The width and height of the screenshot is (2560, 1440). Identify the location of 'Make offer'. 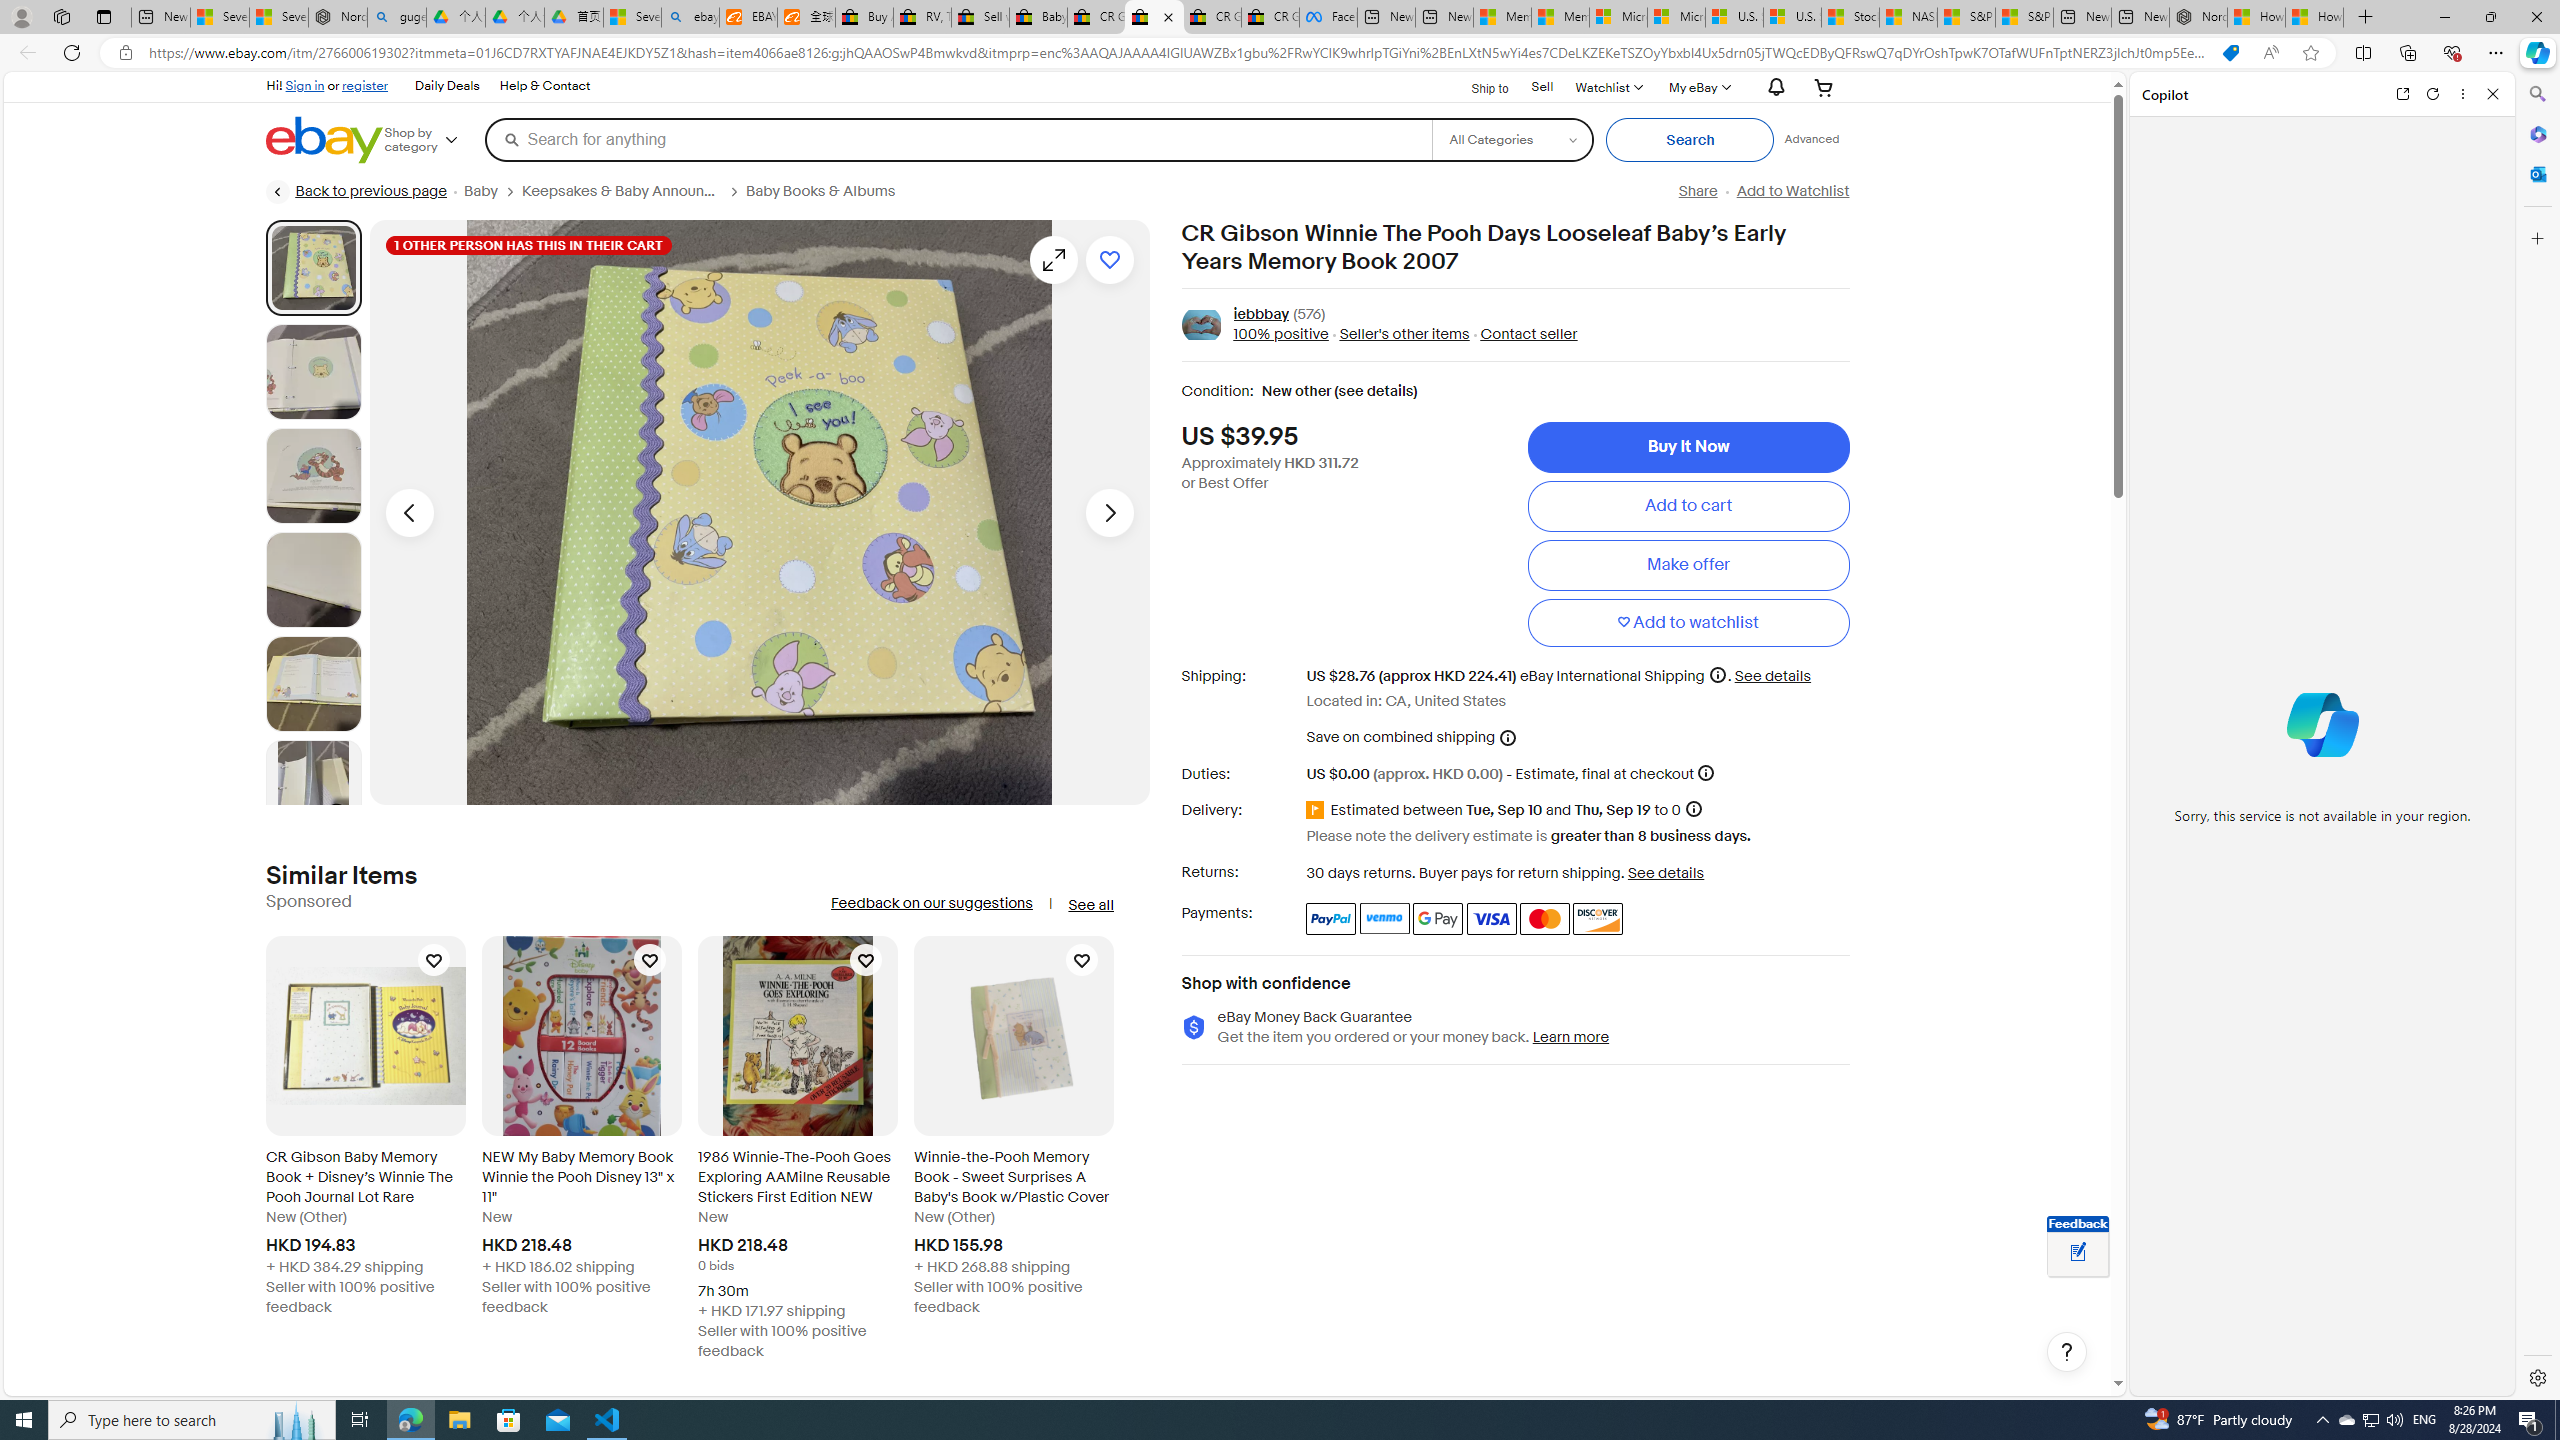
(1687, 563).